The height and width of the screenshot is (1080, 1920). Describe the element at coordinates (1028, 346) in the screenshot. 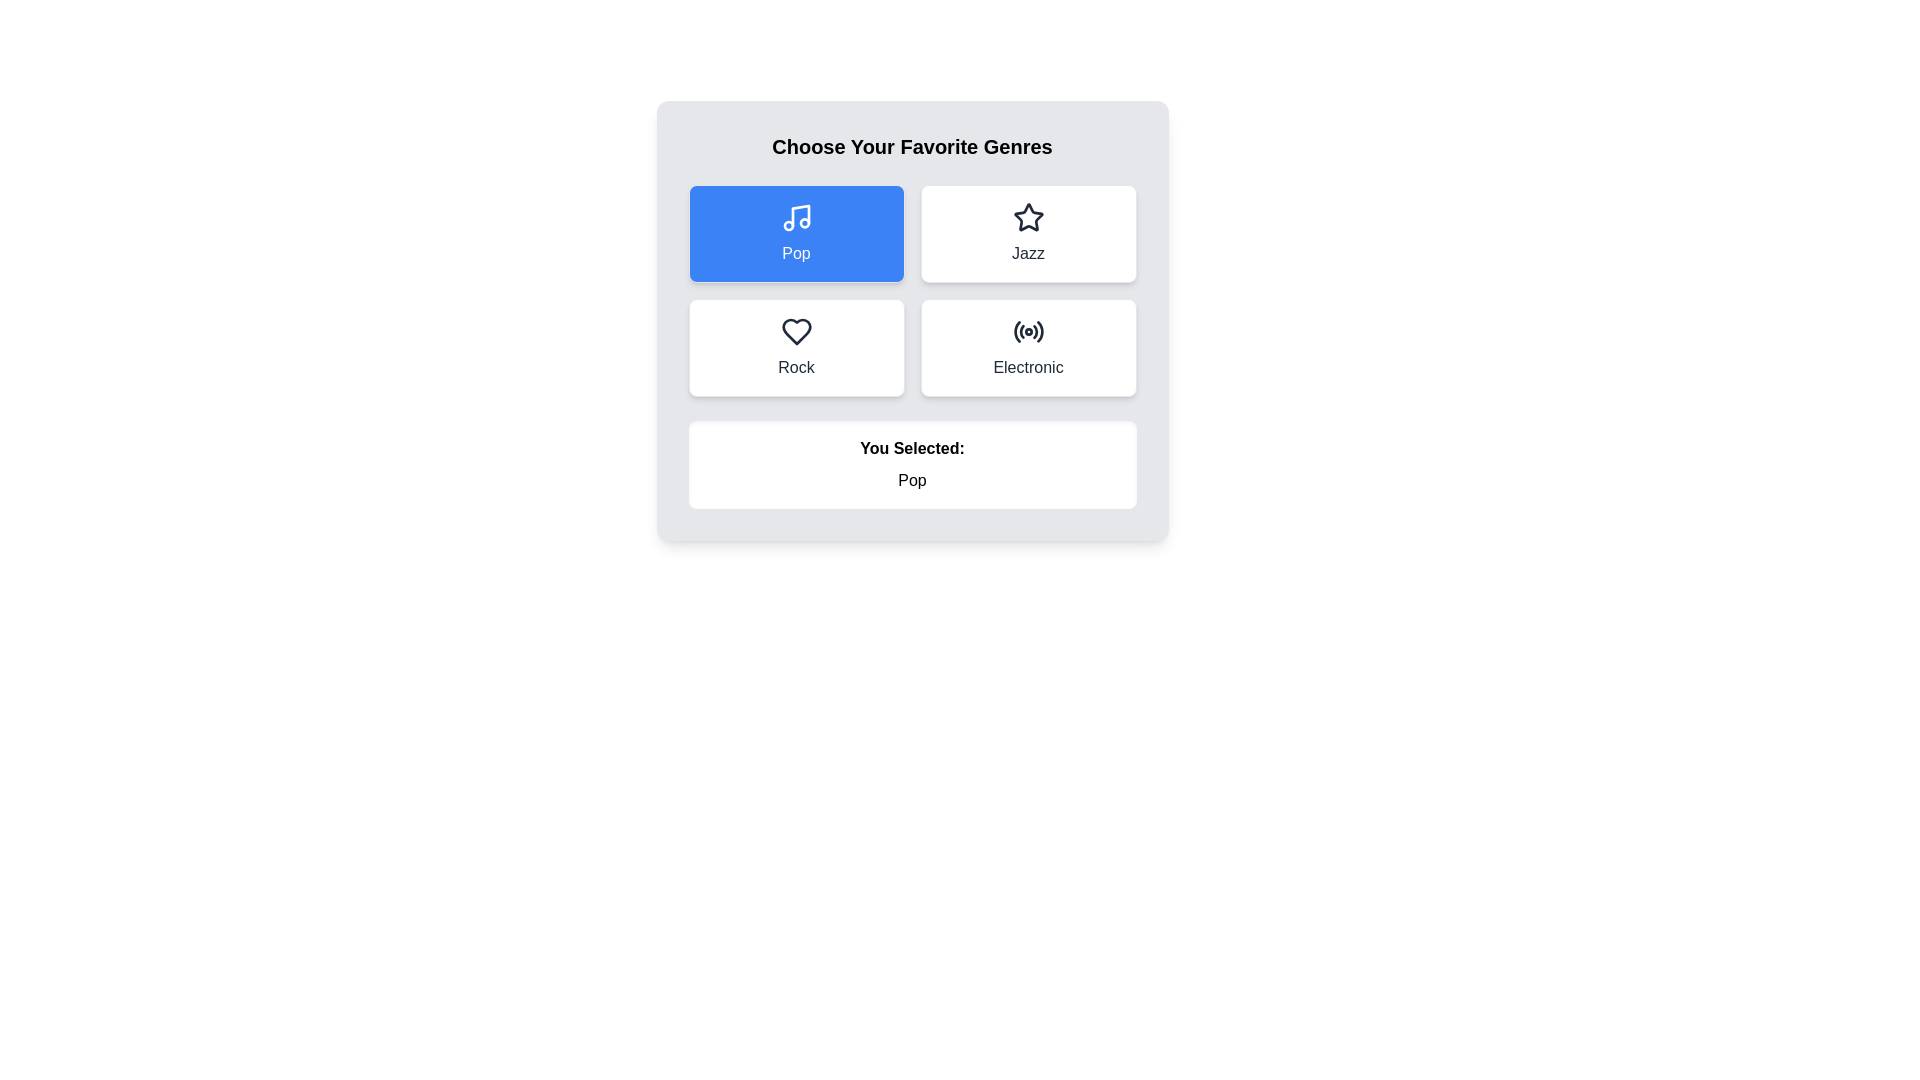

I see `the genre Electronic by clicking its button` at that location.